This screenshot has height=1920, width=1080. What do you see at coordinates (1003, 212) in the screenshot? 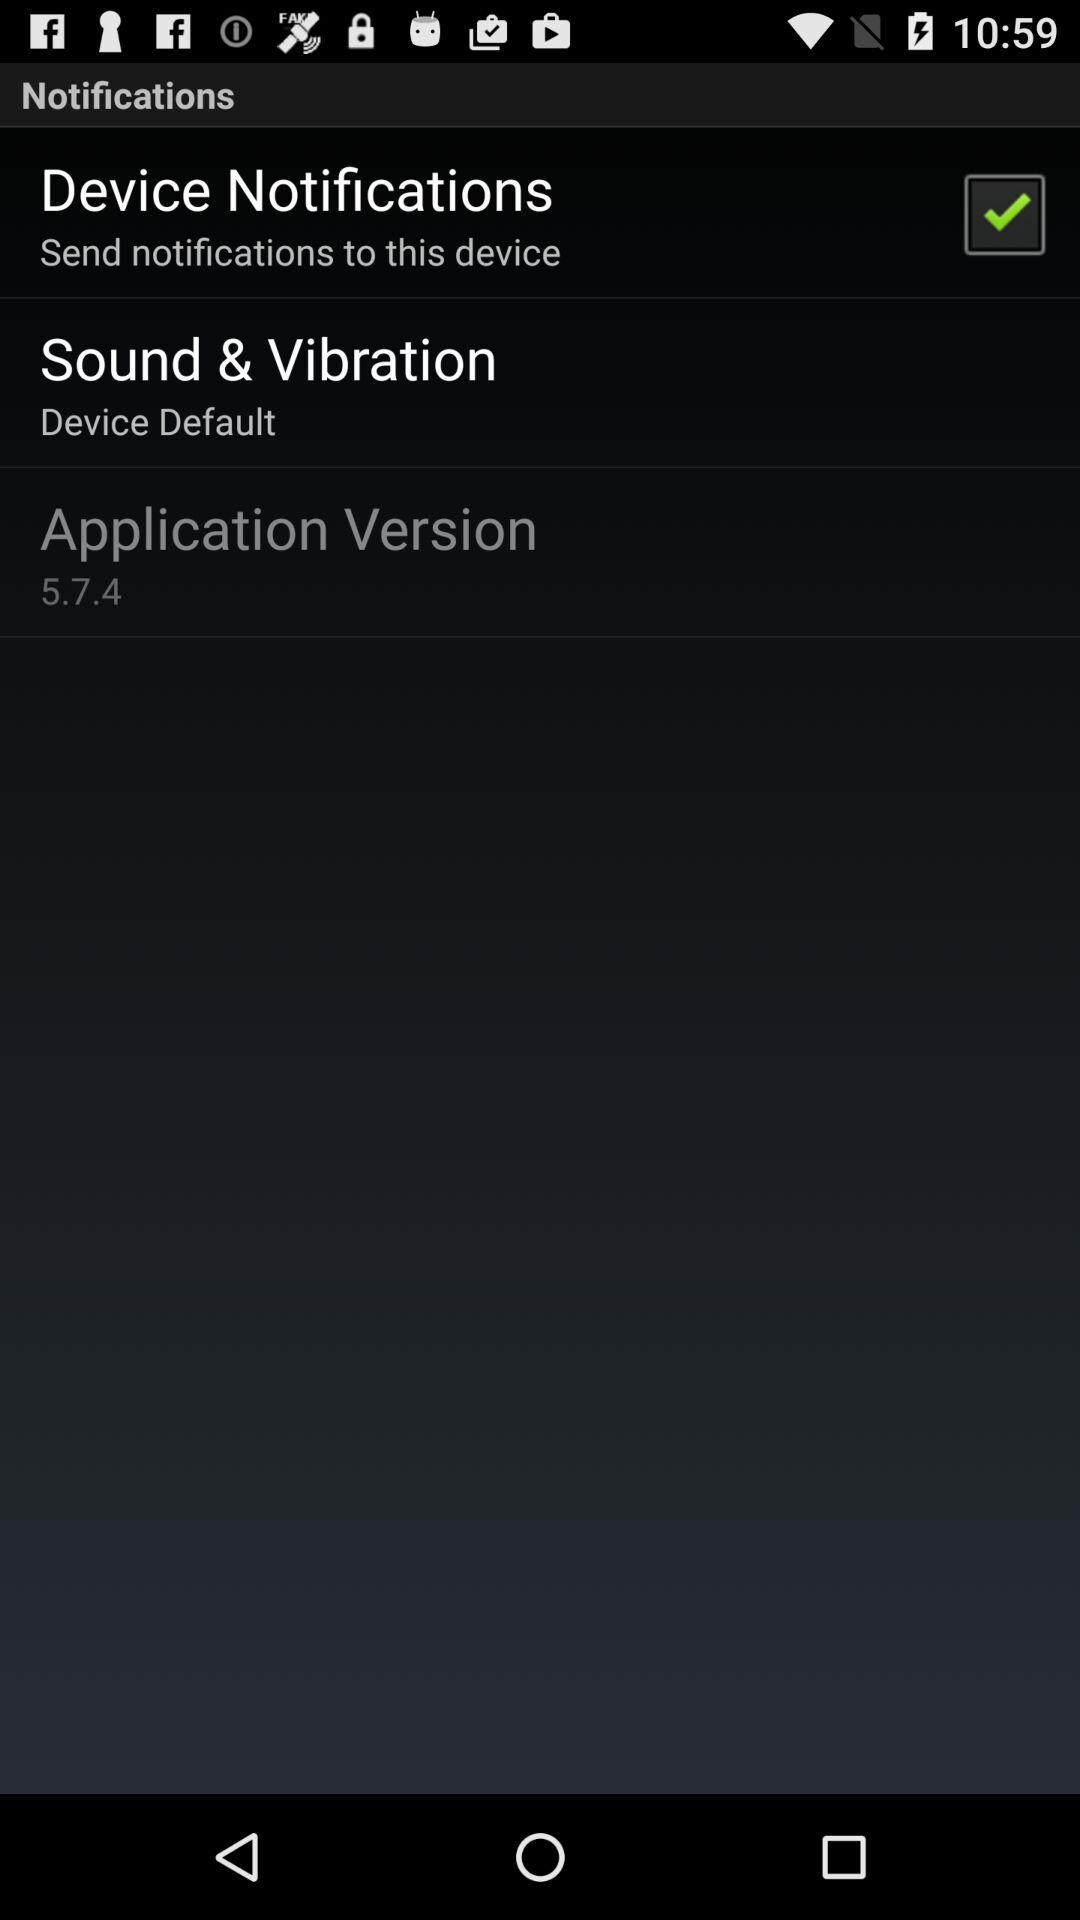
I see `checkbox at the top right corner` at bounding box center [1003, 212].